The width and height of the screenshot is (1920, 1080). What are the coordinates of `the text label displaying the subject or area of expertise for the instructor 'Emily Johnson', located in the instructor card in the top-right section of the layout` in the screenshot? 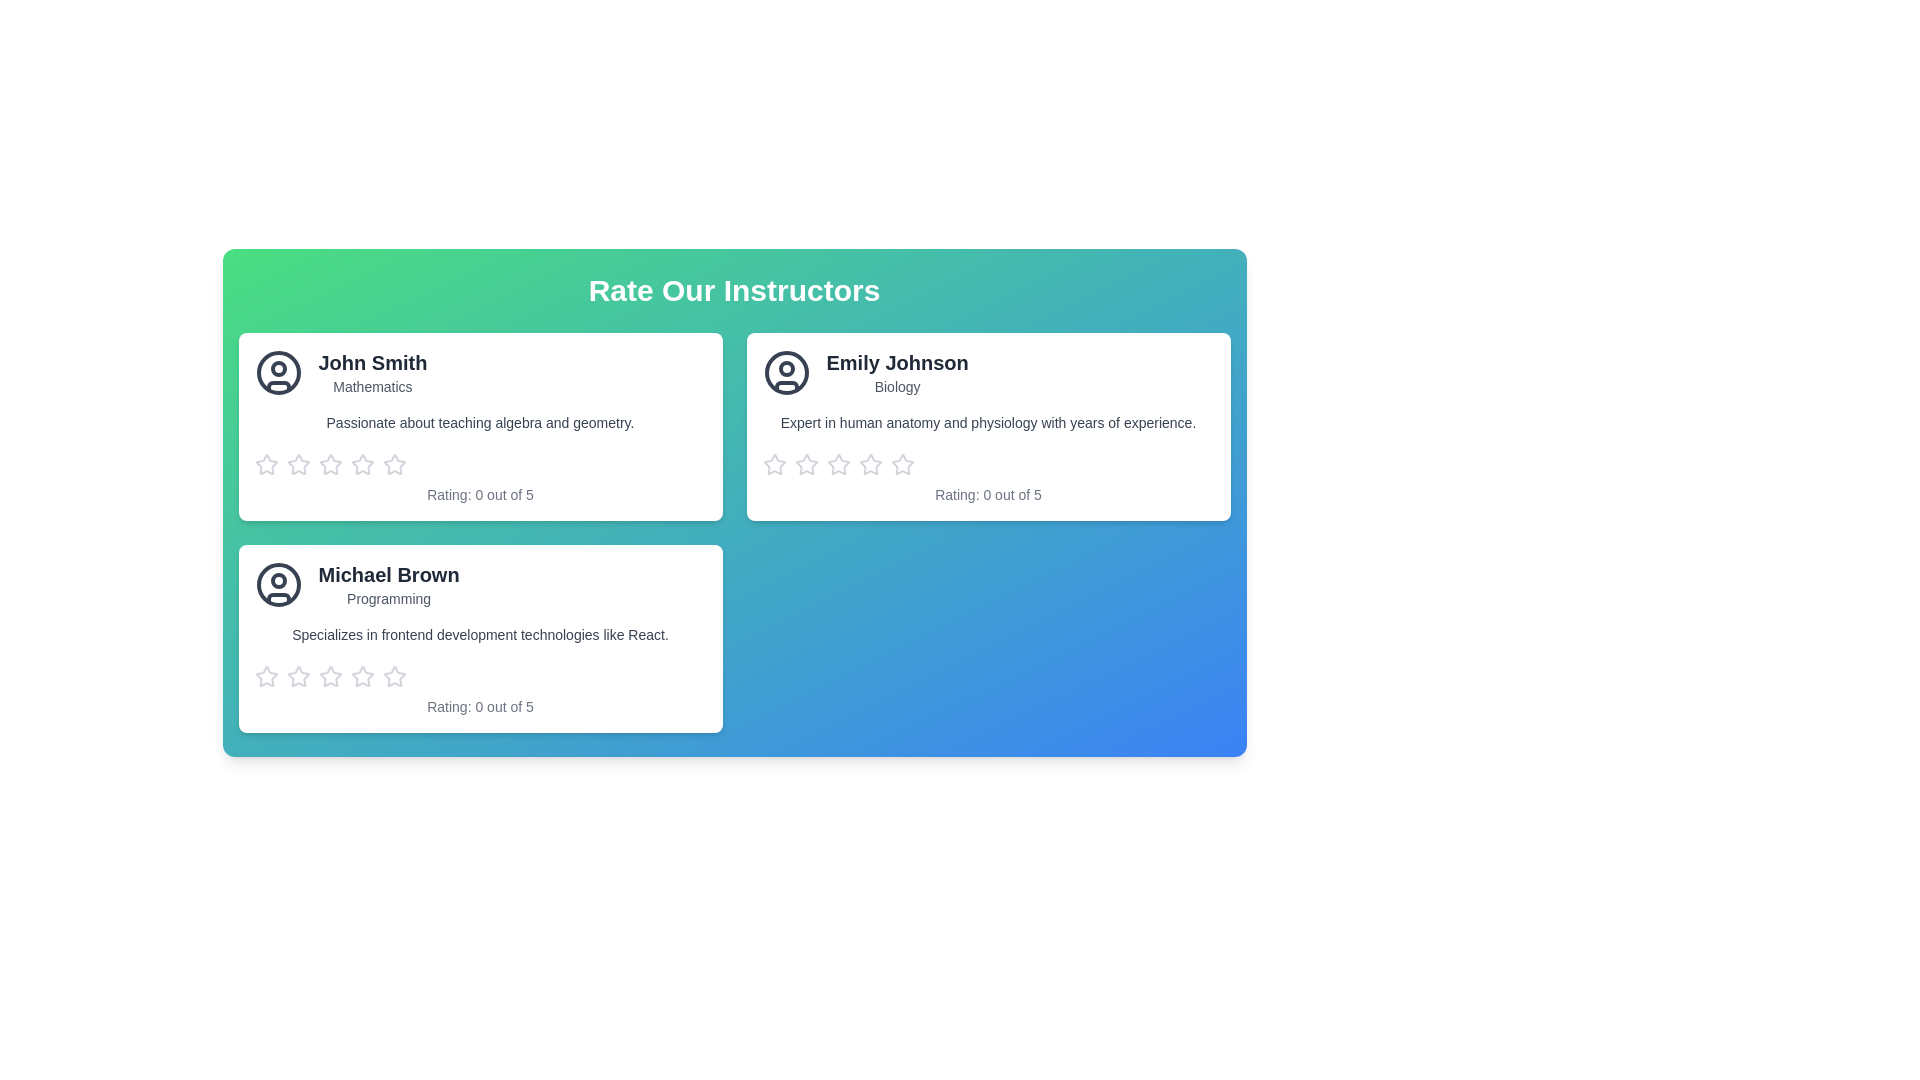 It's located at (896, 386).